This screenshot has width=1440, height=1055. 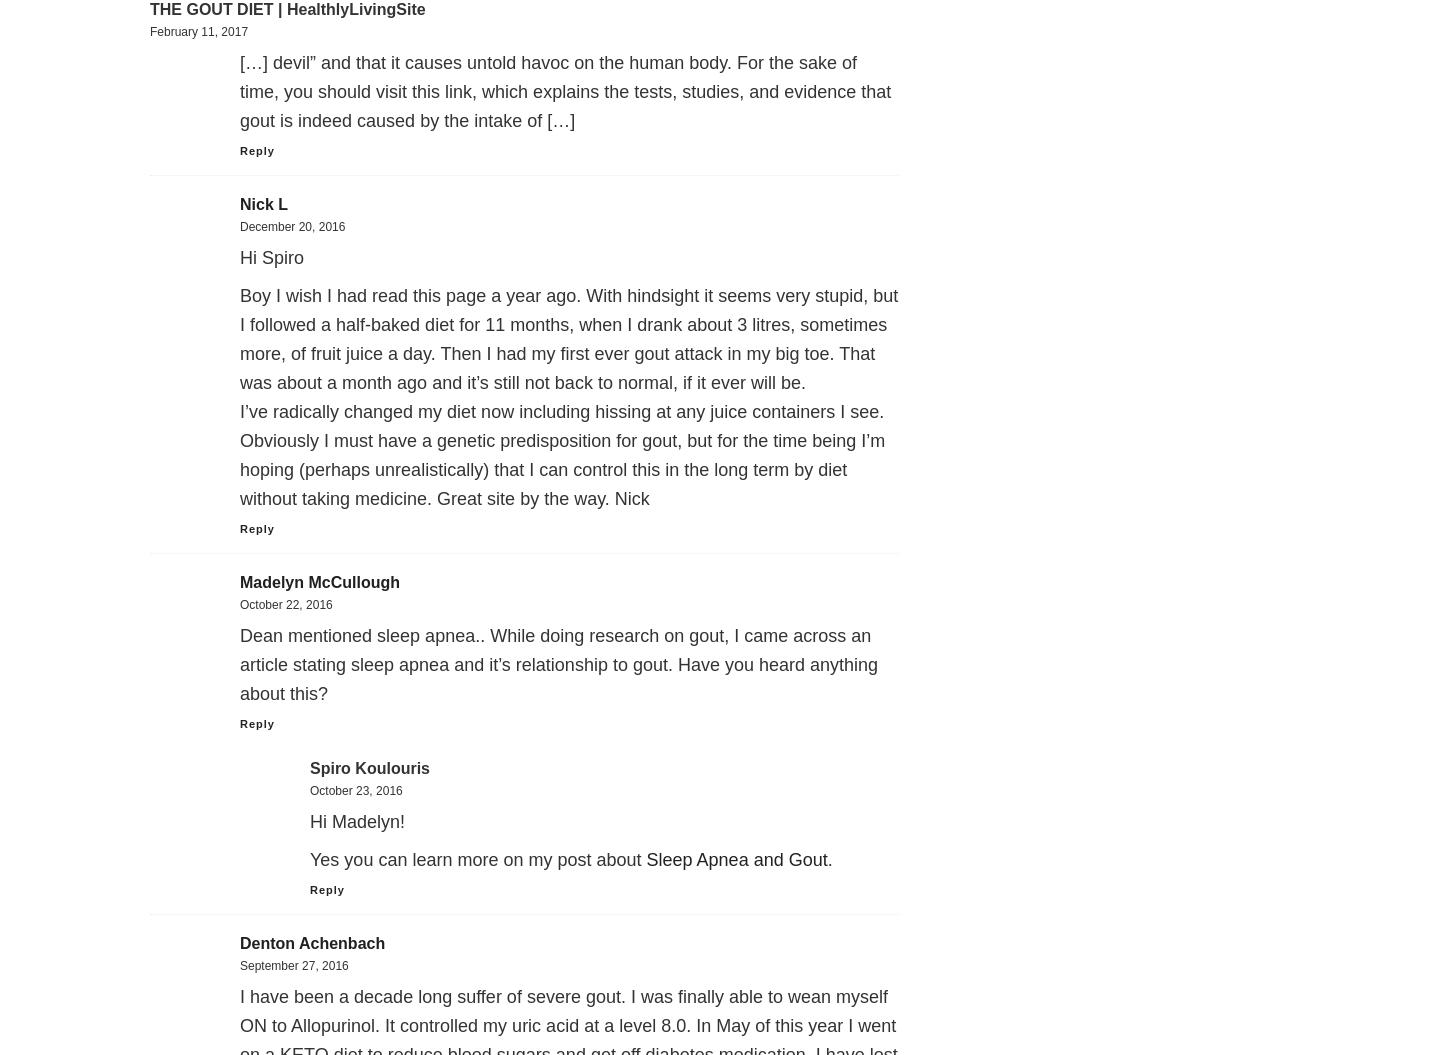 What do you see at coordinates (829, 860) in the screenshot?
I see `'.'` at bounding box center [829, 860].